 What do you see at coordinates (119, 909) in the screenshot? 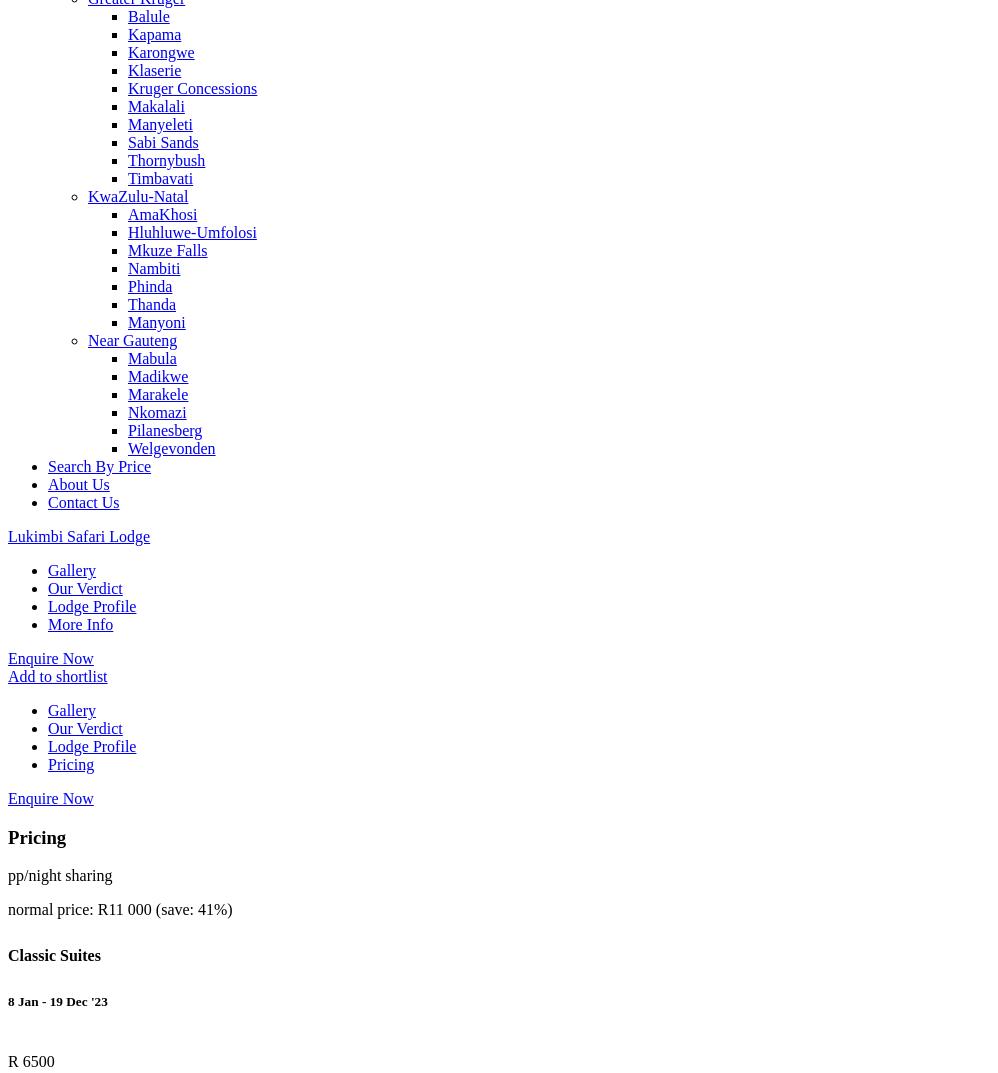
I see `'normal price: R11 000 (save: 41%)'` at bounding box center [119, 909].